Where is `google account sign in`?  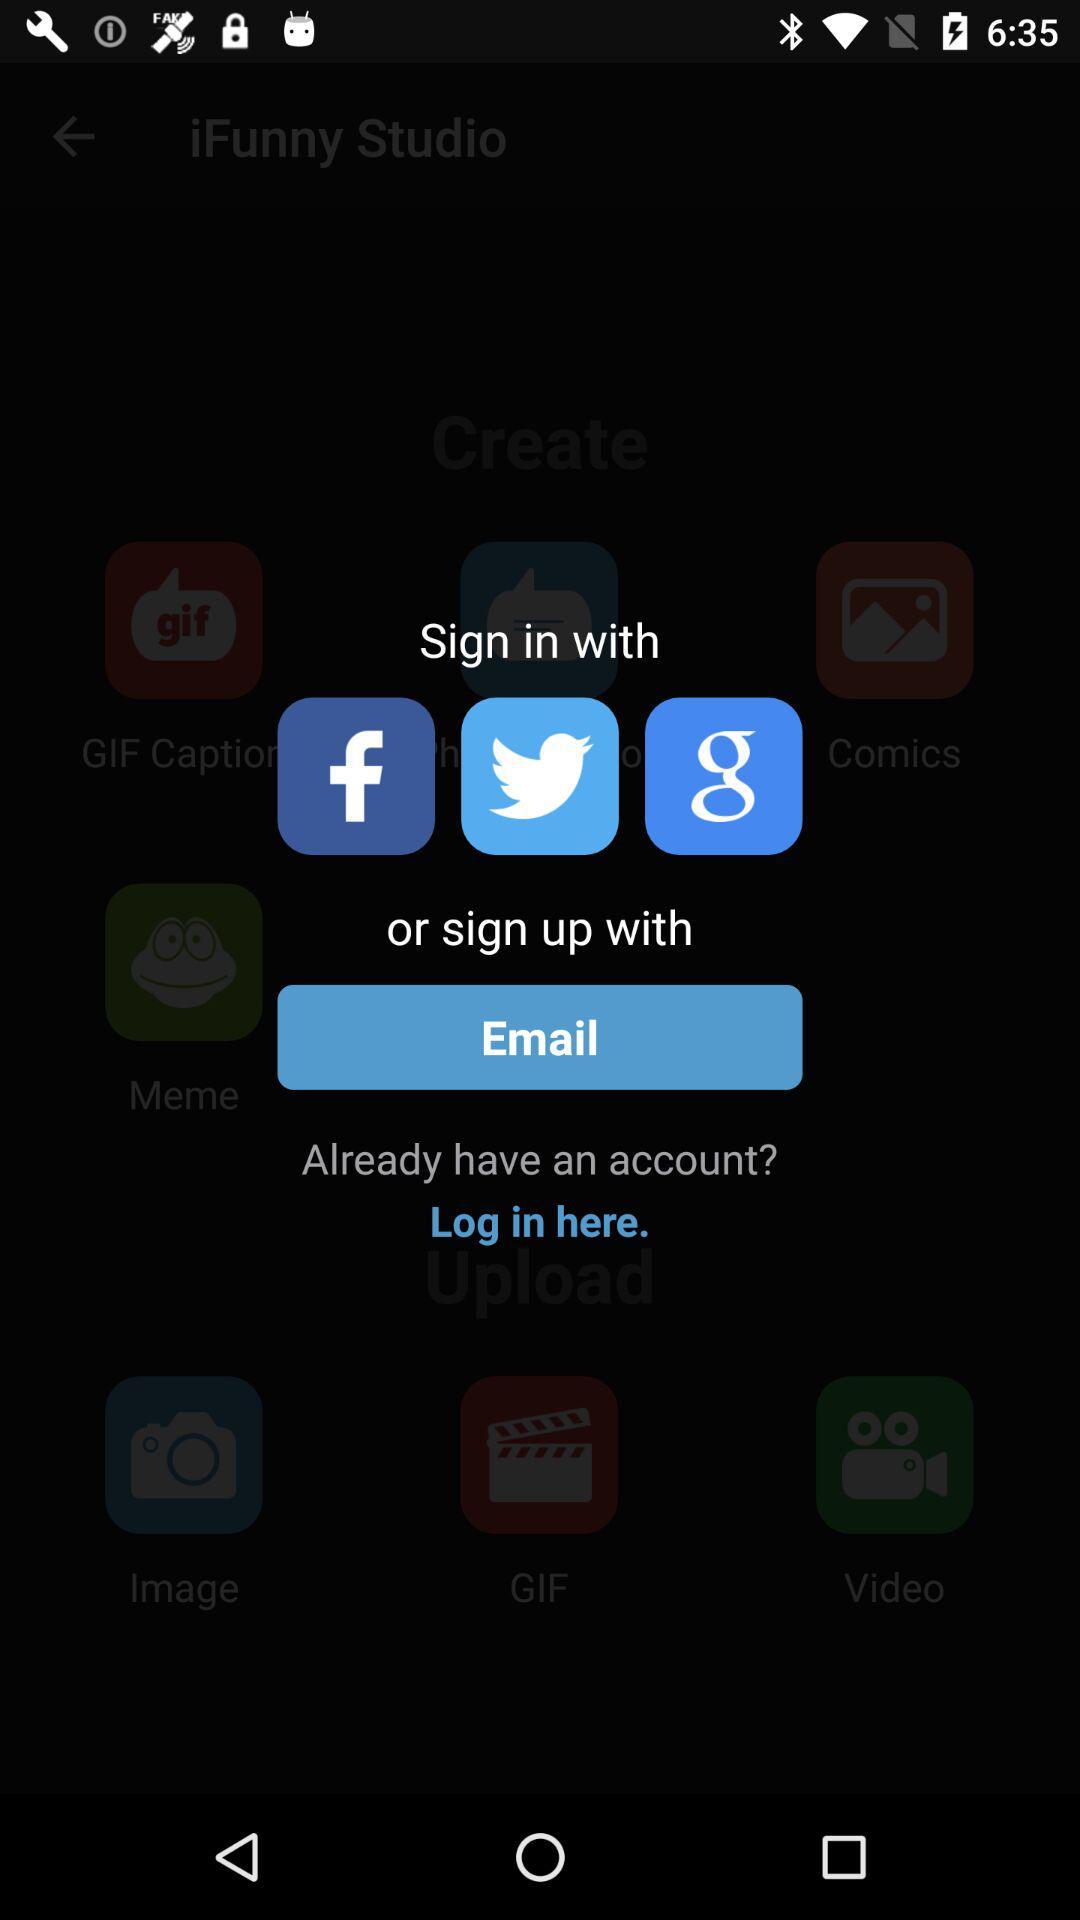 google account sign in is located at coordinates (723, 775).